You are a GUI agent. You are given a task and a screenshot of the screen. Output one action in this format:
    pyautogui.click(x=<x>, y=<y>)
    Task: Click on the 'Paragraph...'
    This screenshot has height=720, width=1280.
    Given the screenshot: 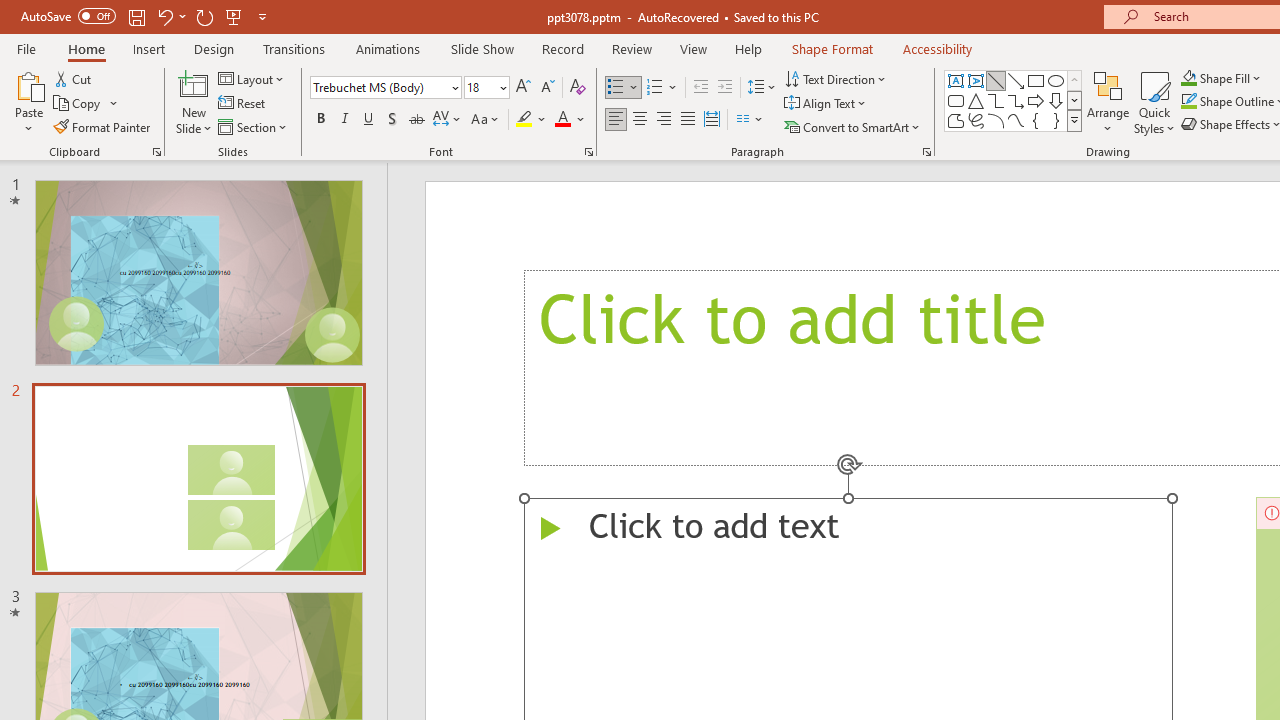 What is the action you would take?
    pyautogui.click(x=925, y=150)
    